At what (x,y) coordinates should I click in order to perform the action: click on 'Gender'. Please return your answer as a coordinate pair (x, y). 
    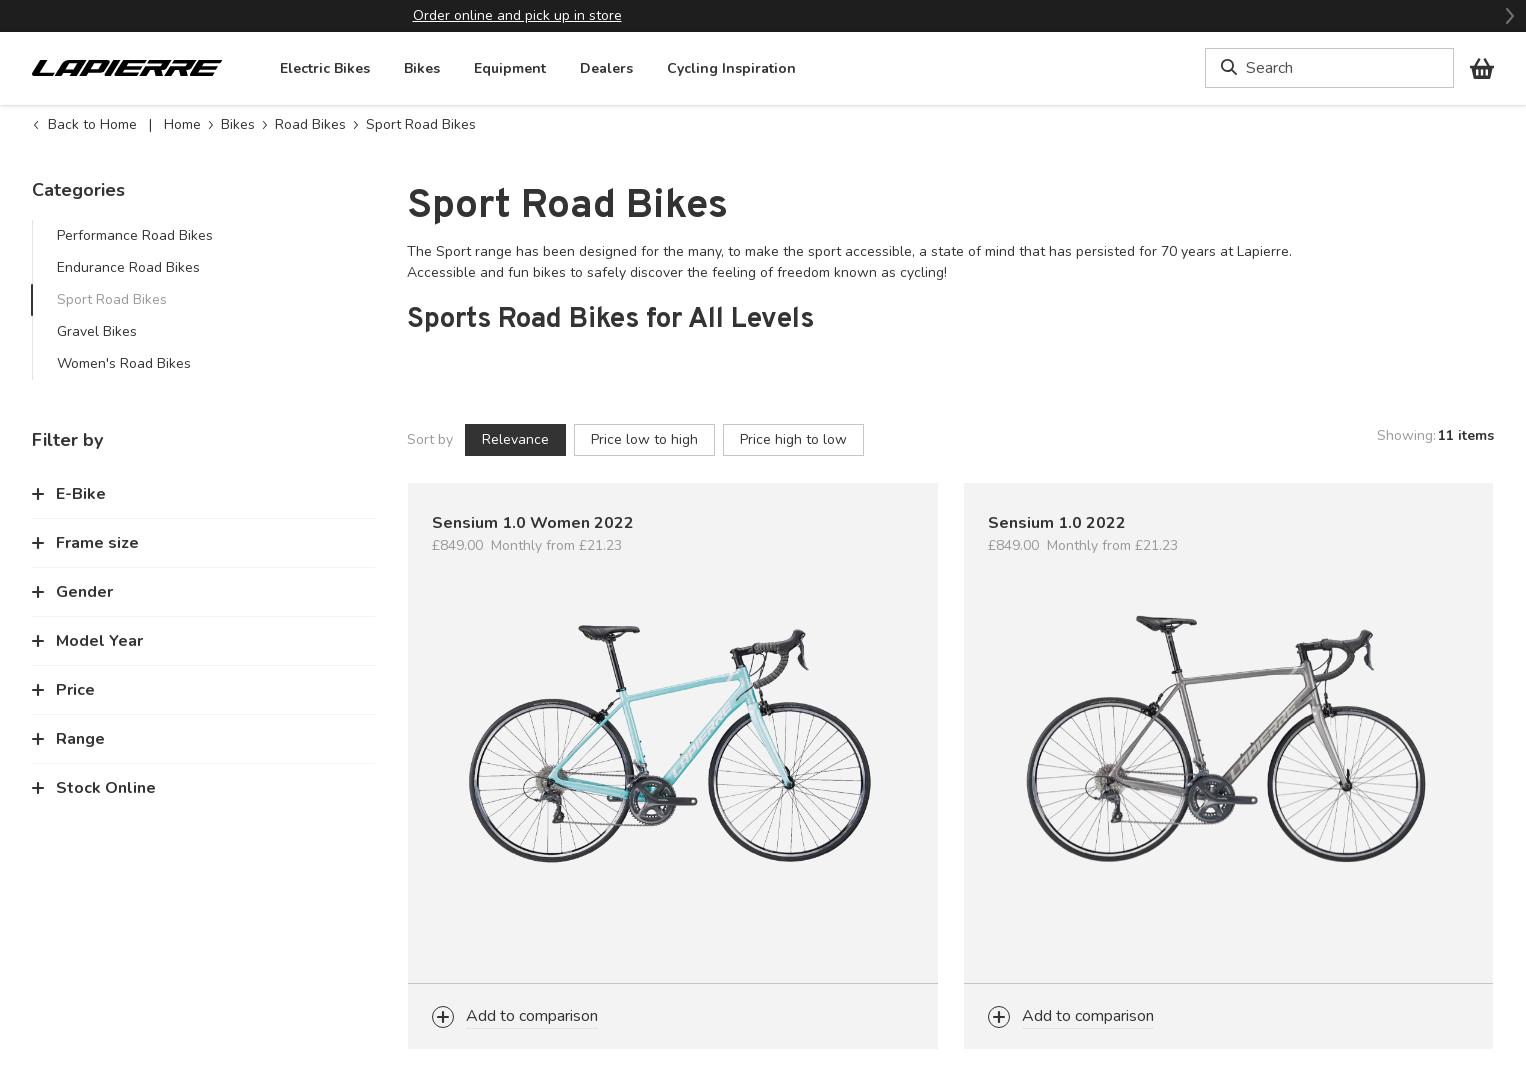
    Looking at the image, I should click on (84, 590).